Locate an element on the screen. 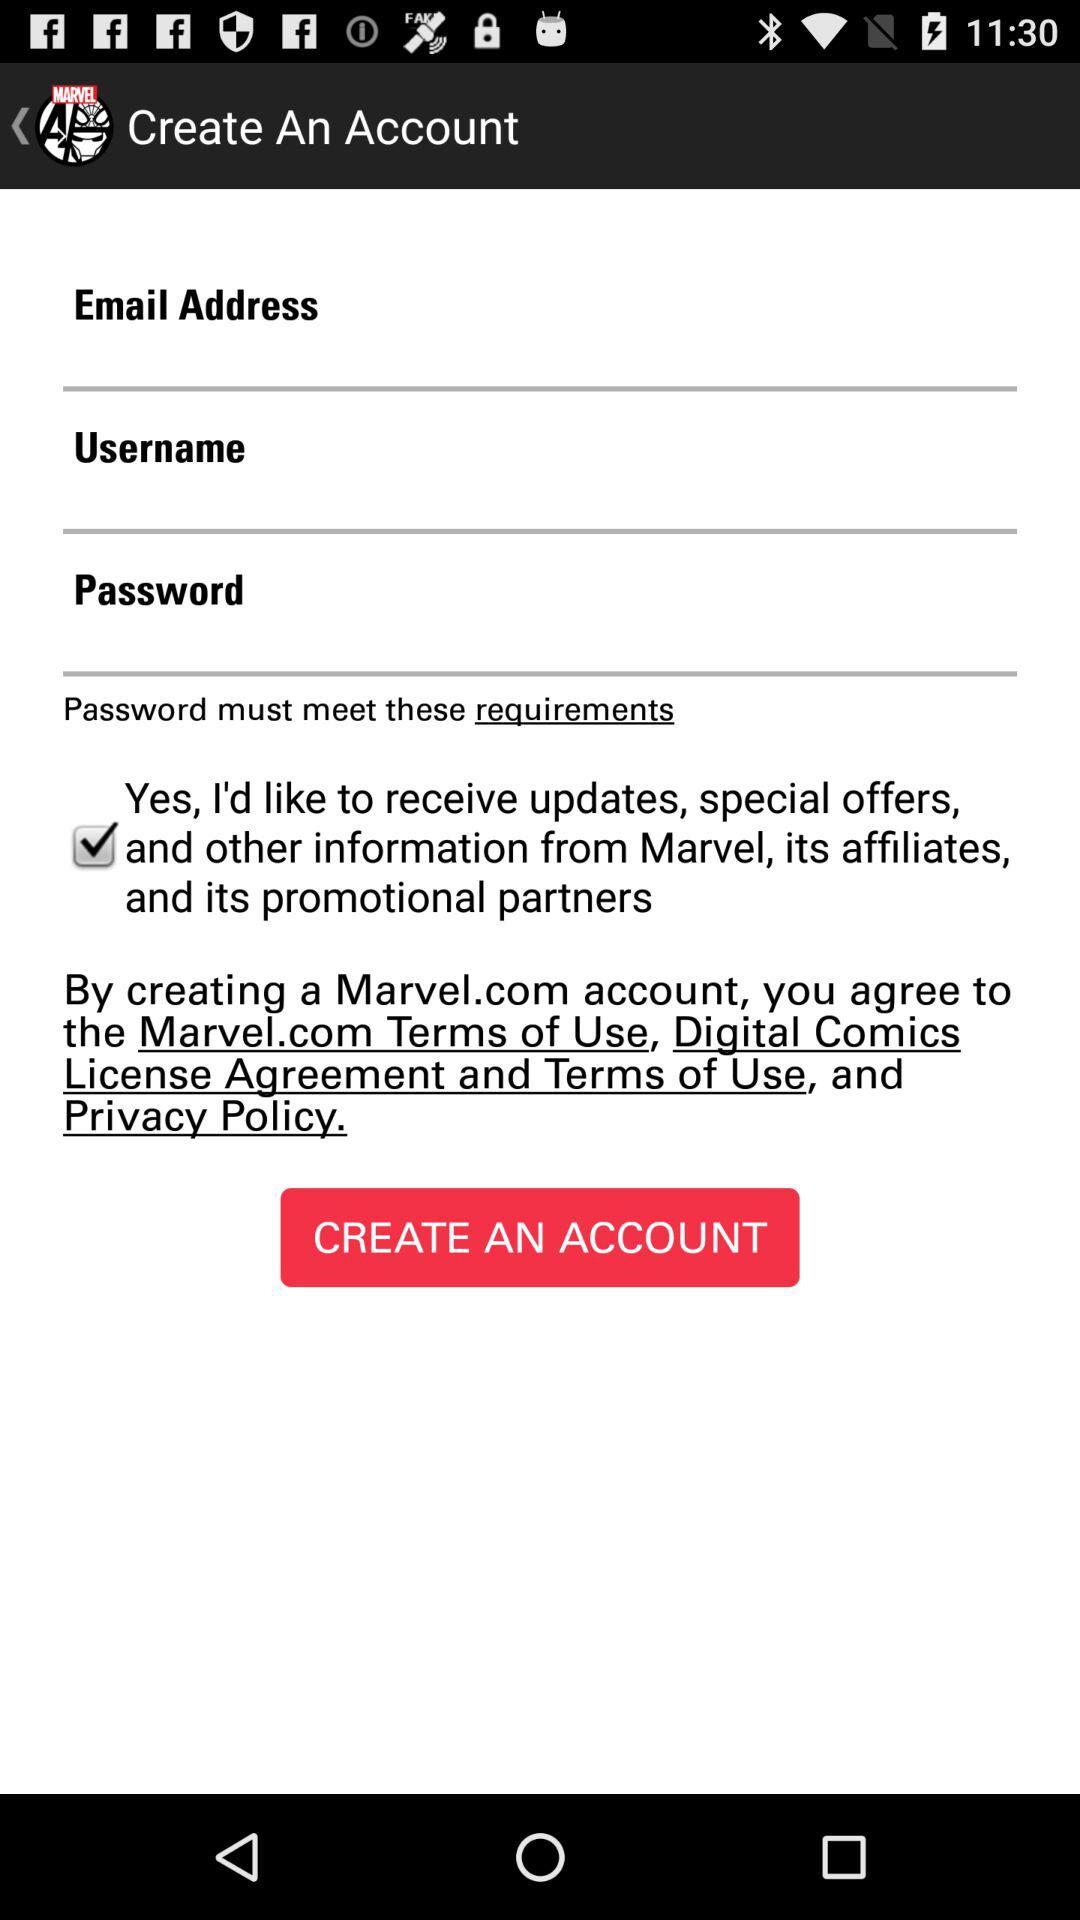 This screenshot has width=1080, height=1920. the check box with its text is located at coordinates (540, 845).